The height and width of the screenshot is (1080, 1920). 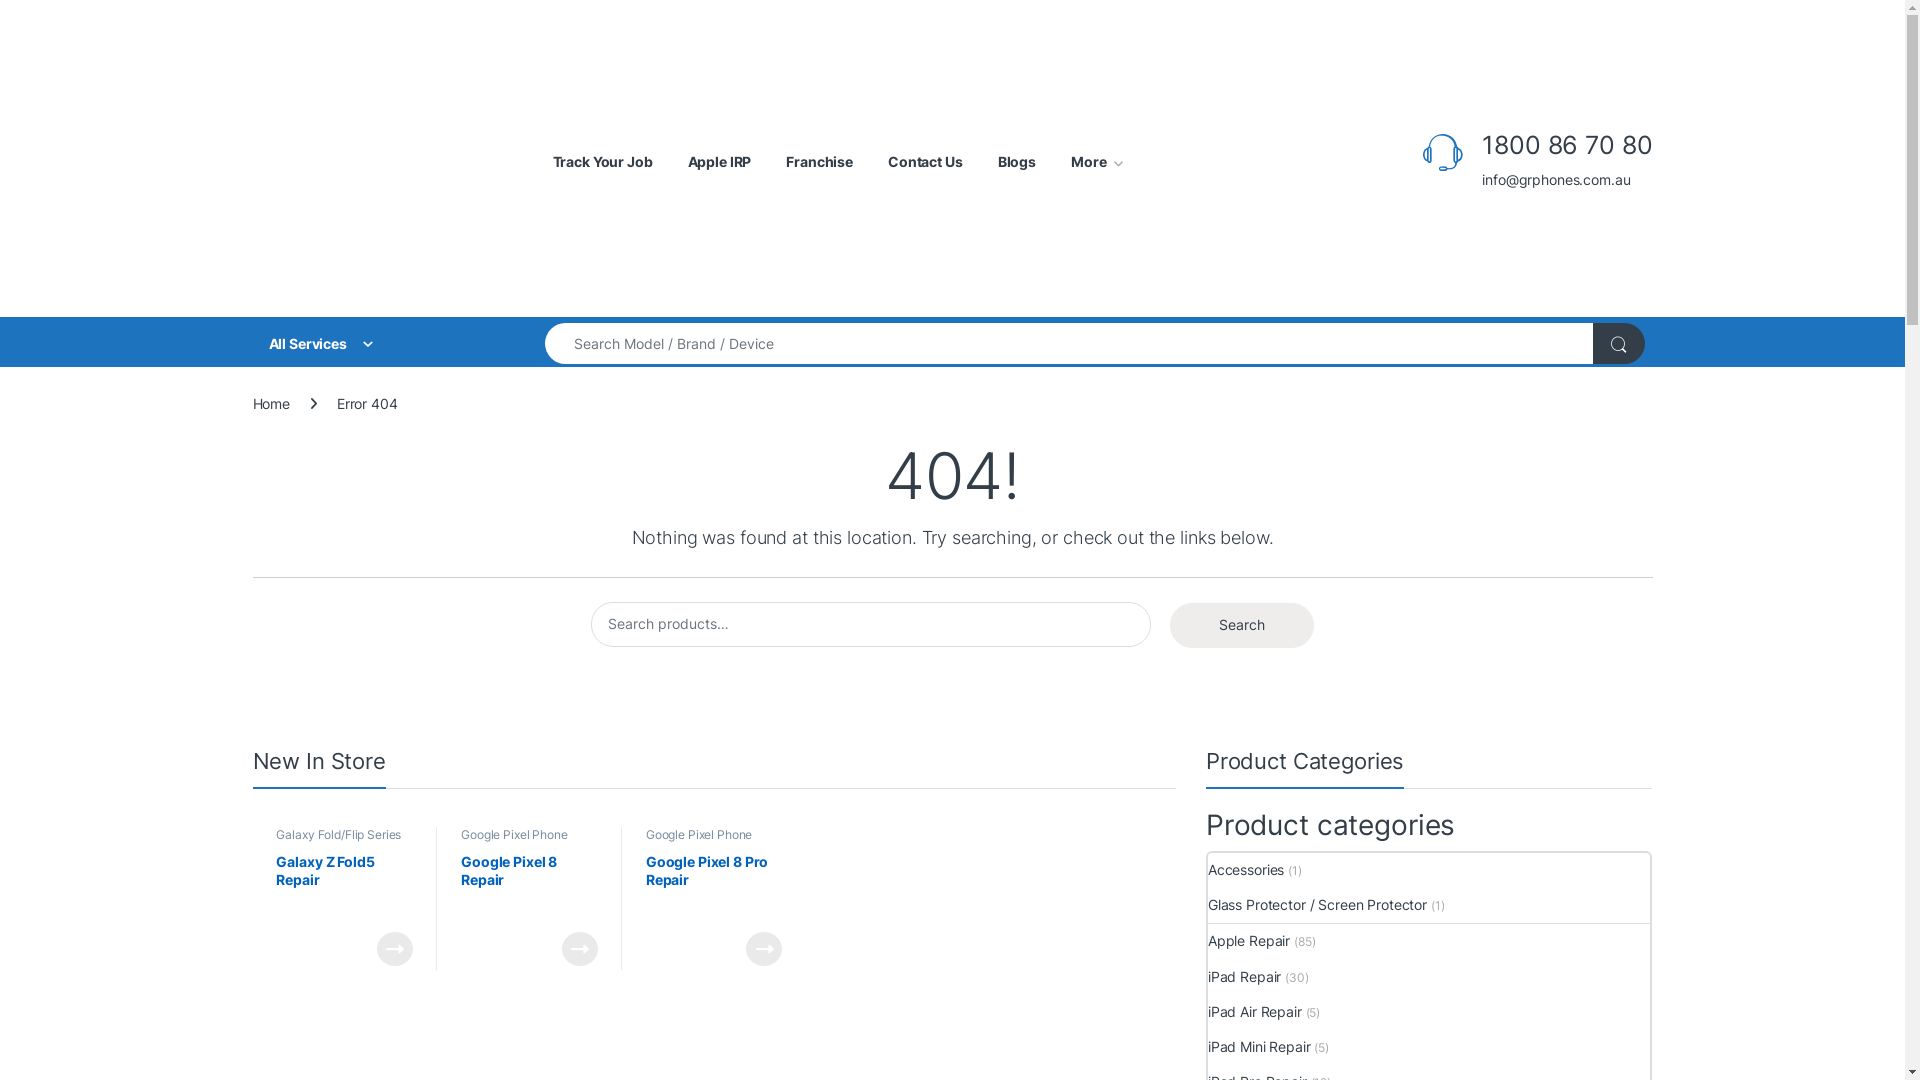 I want to click on 'Google Pixel 8 Repair', so click(x=529, y=886).